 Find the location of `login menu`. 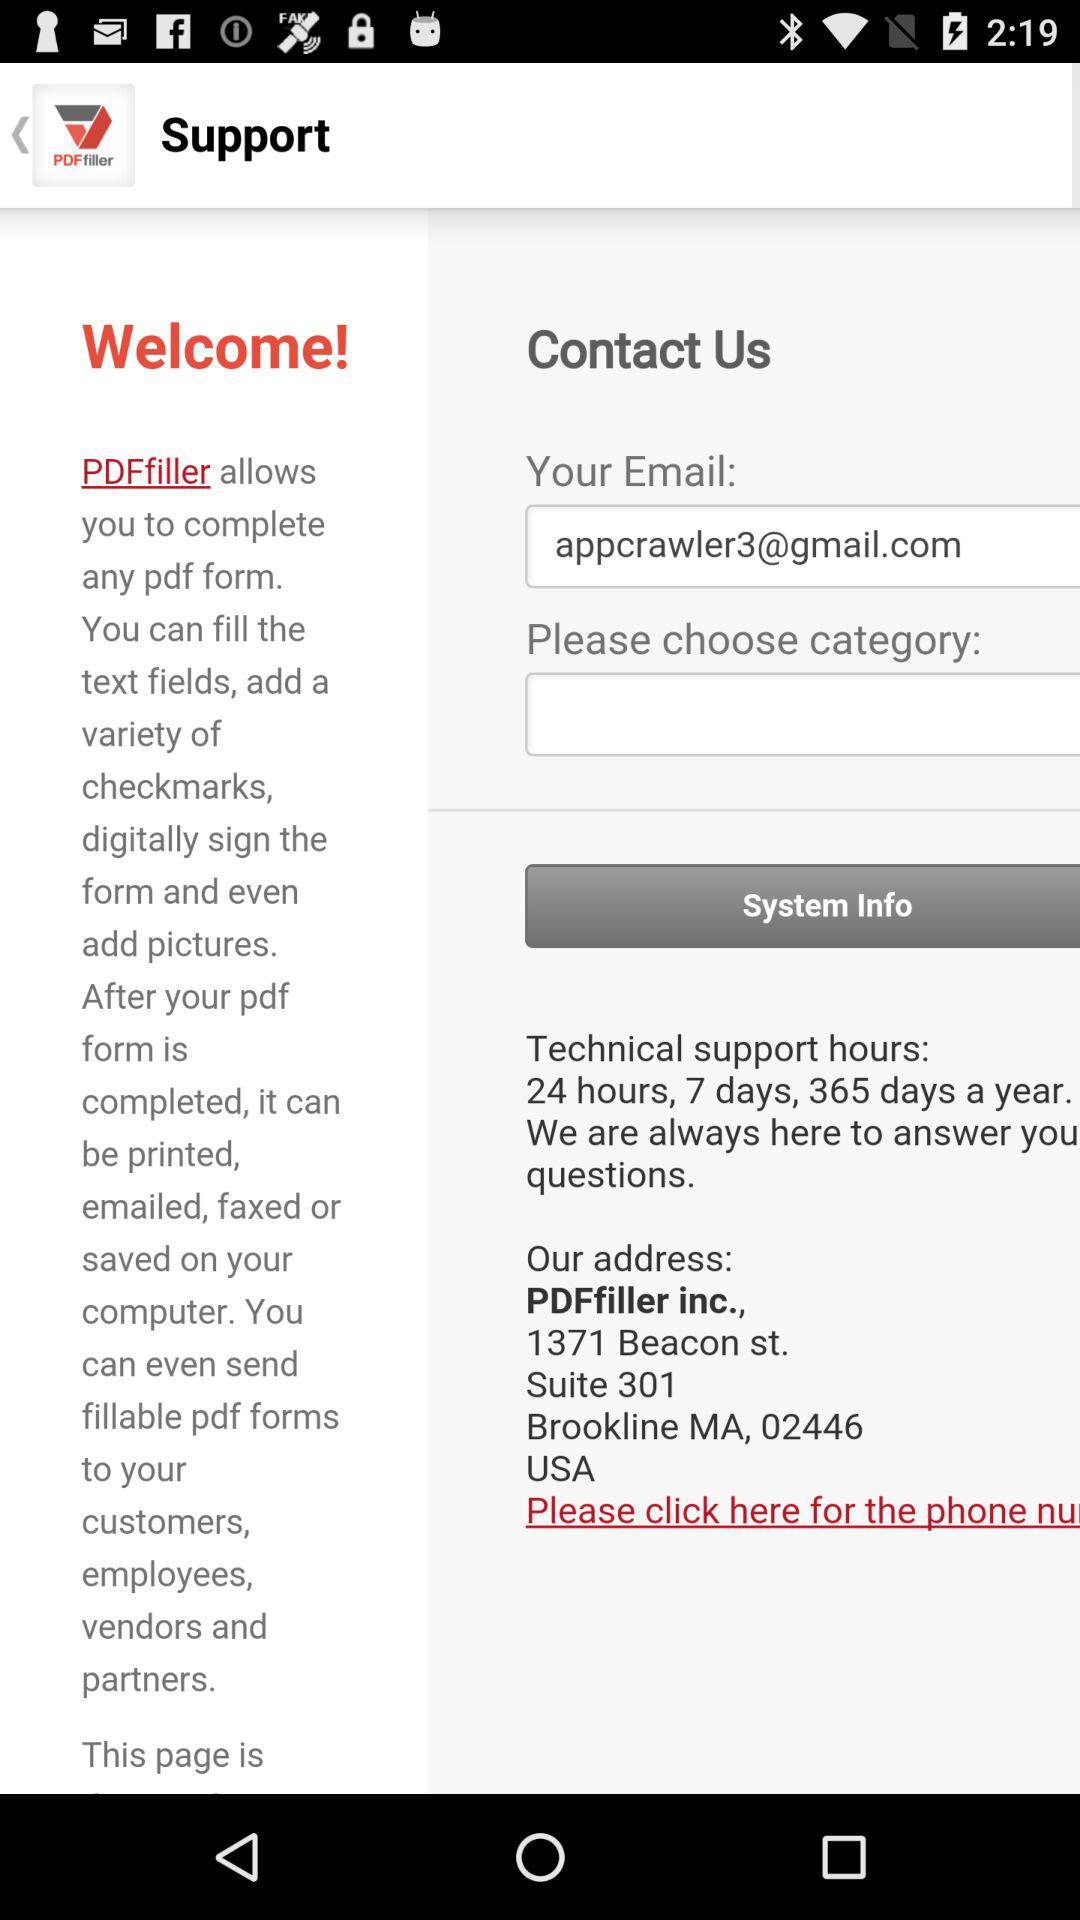

login menu is located at coordinates (540, 1000).